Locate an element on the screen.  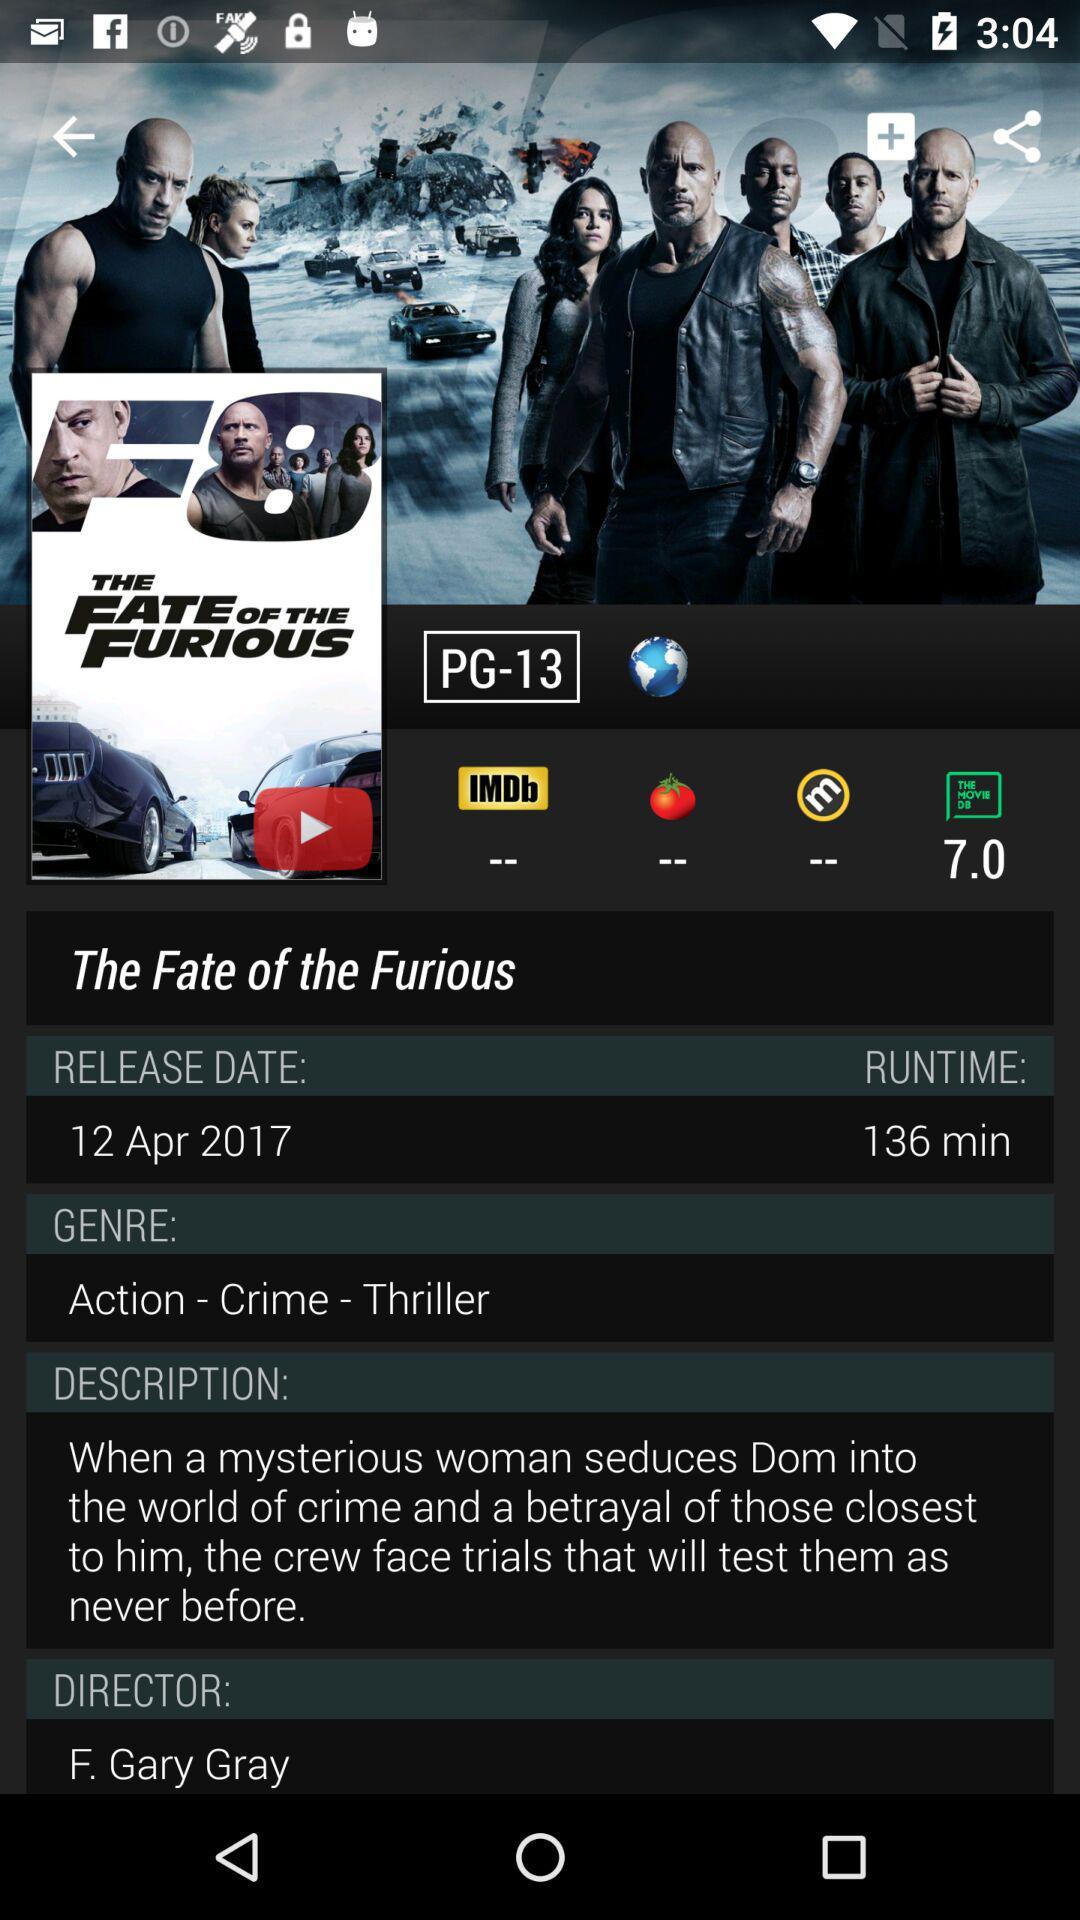
item above -- is located at coordinates (890, 135).